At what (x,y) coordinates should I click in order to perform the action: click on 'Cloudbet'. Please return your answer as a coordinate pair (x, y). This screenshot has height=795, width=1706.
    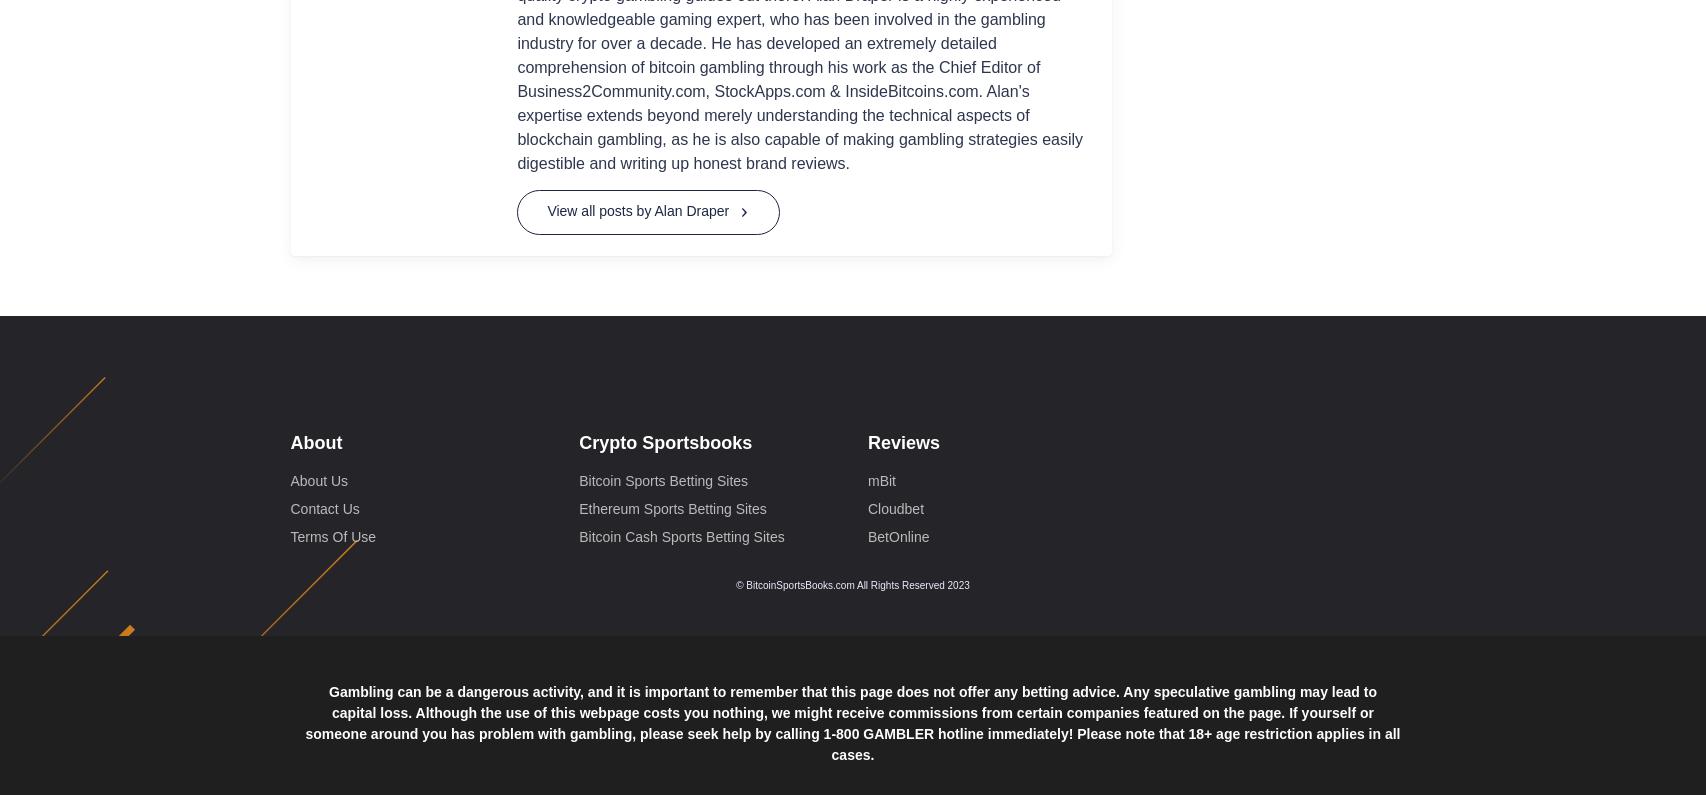
    Looking at the image, I should click on (895, 141).